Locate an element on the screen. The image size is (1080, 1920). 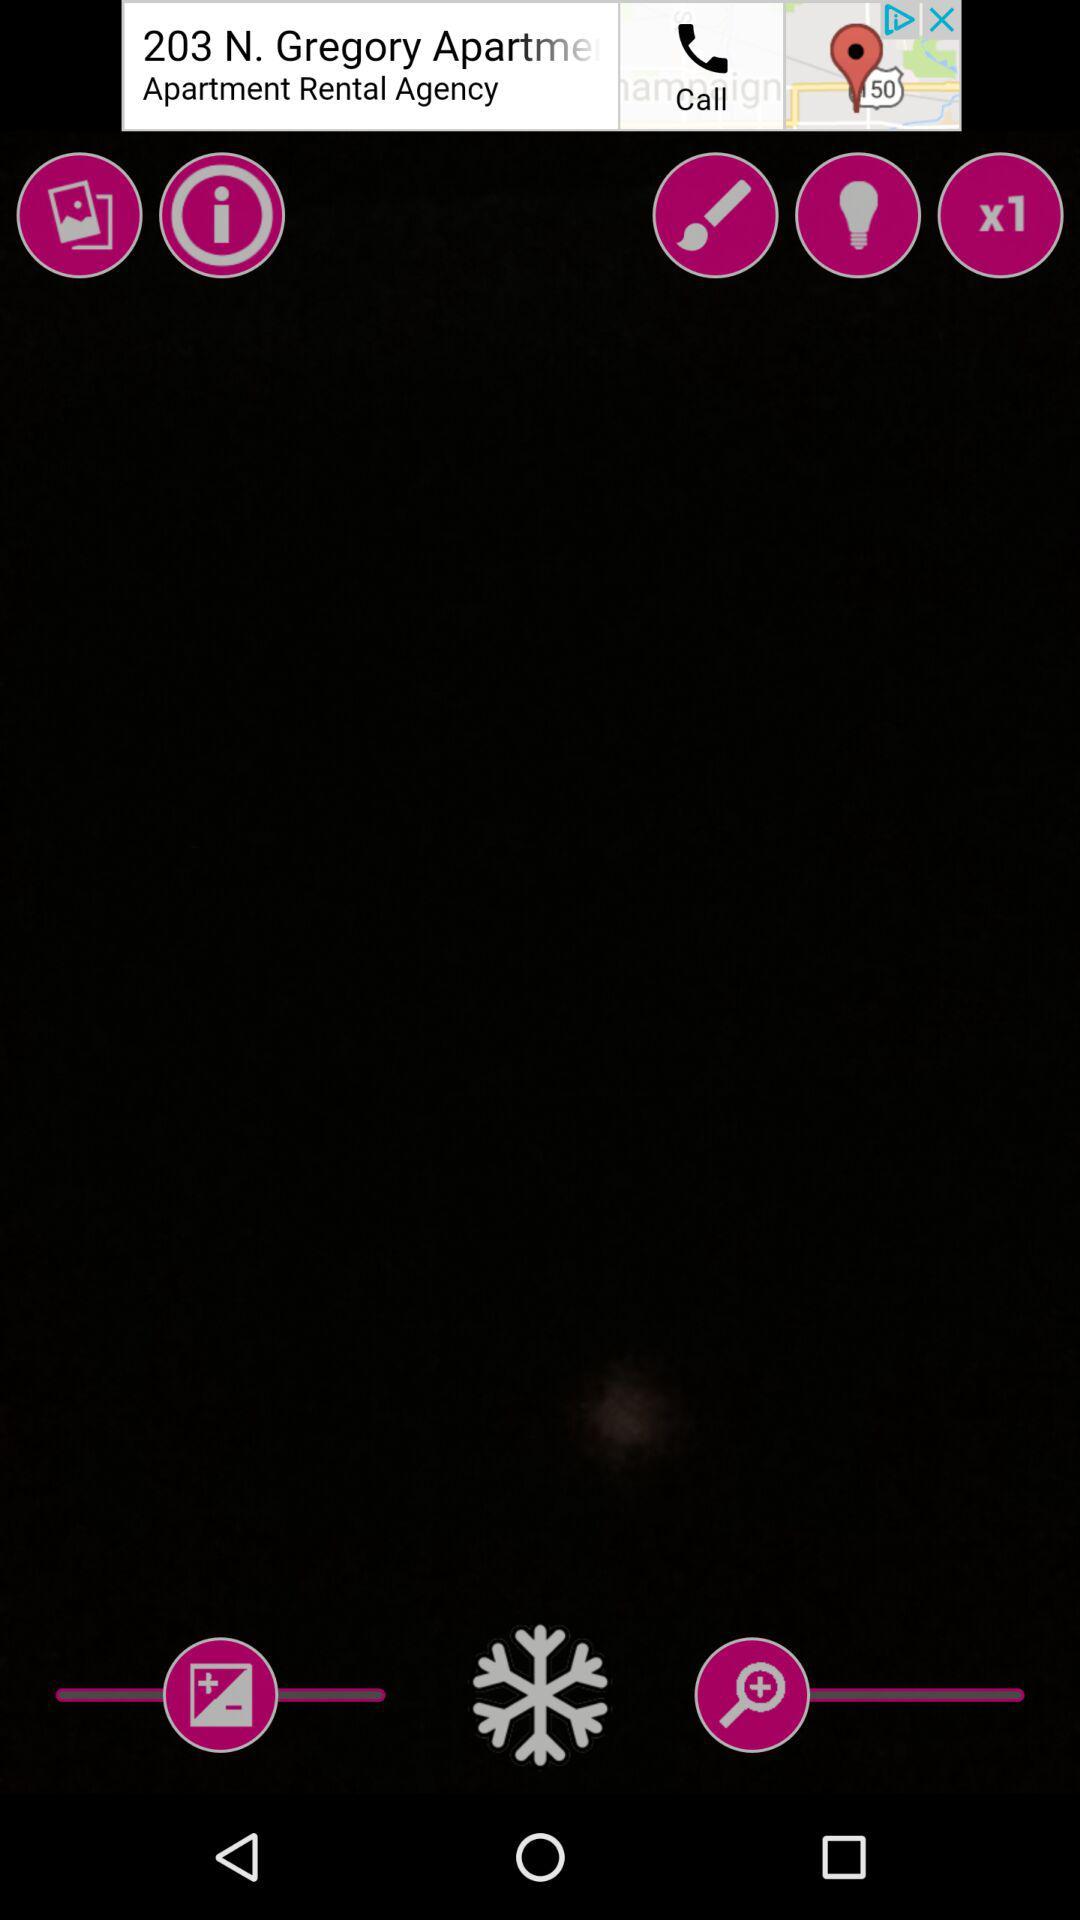
the info icon is located at coordinates (222, 215).